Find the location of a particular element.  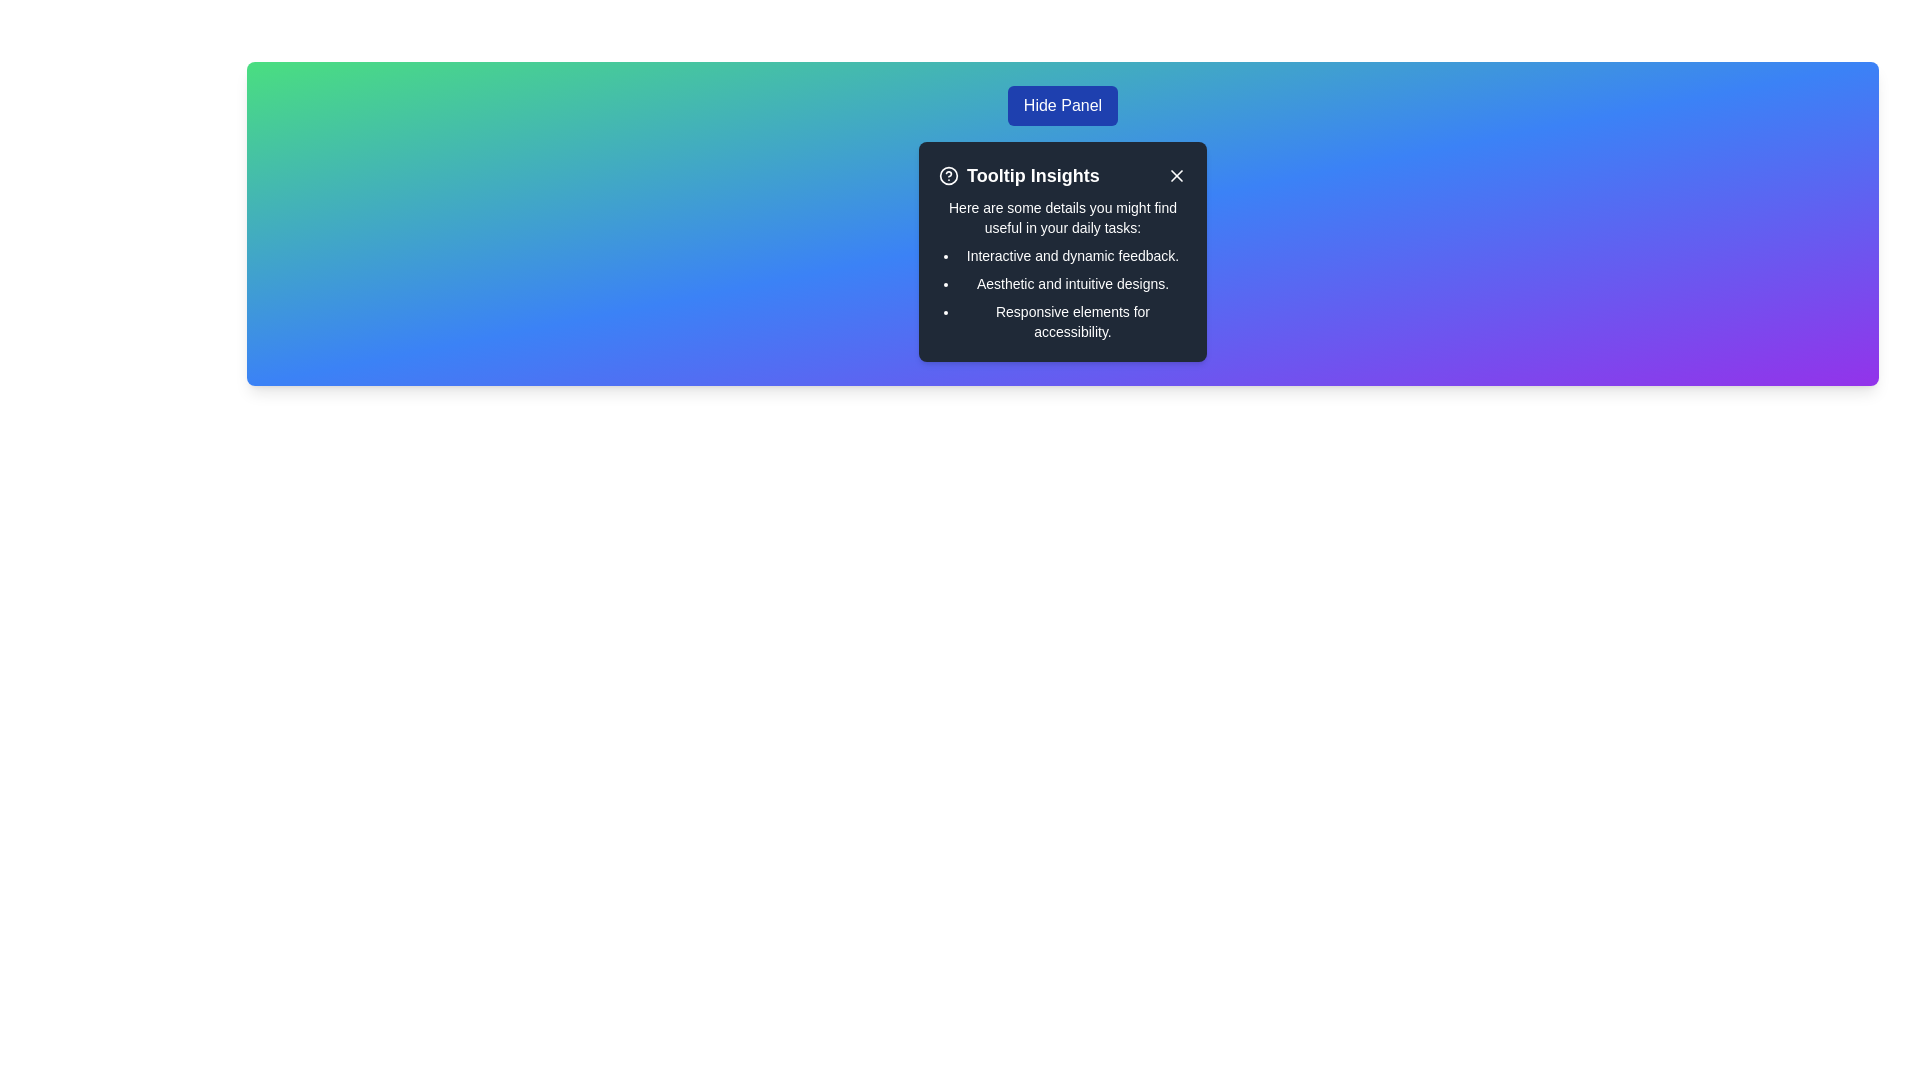

the close icon located at the top-right corner of the 'Tooltip Insights' tooltip is located at coordinates (1176, 175).